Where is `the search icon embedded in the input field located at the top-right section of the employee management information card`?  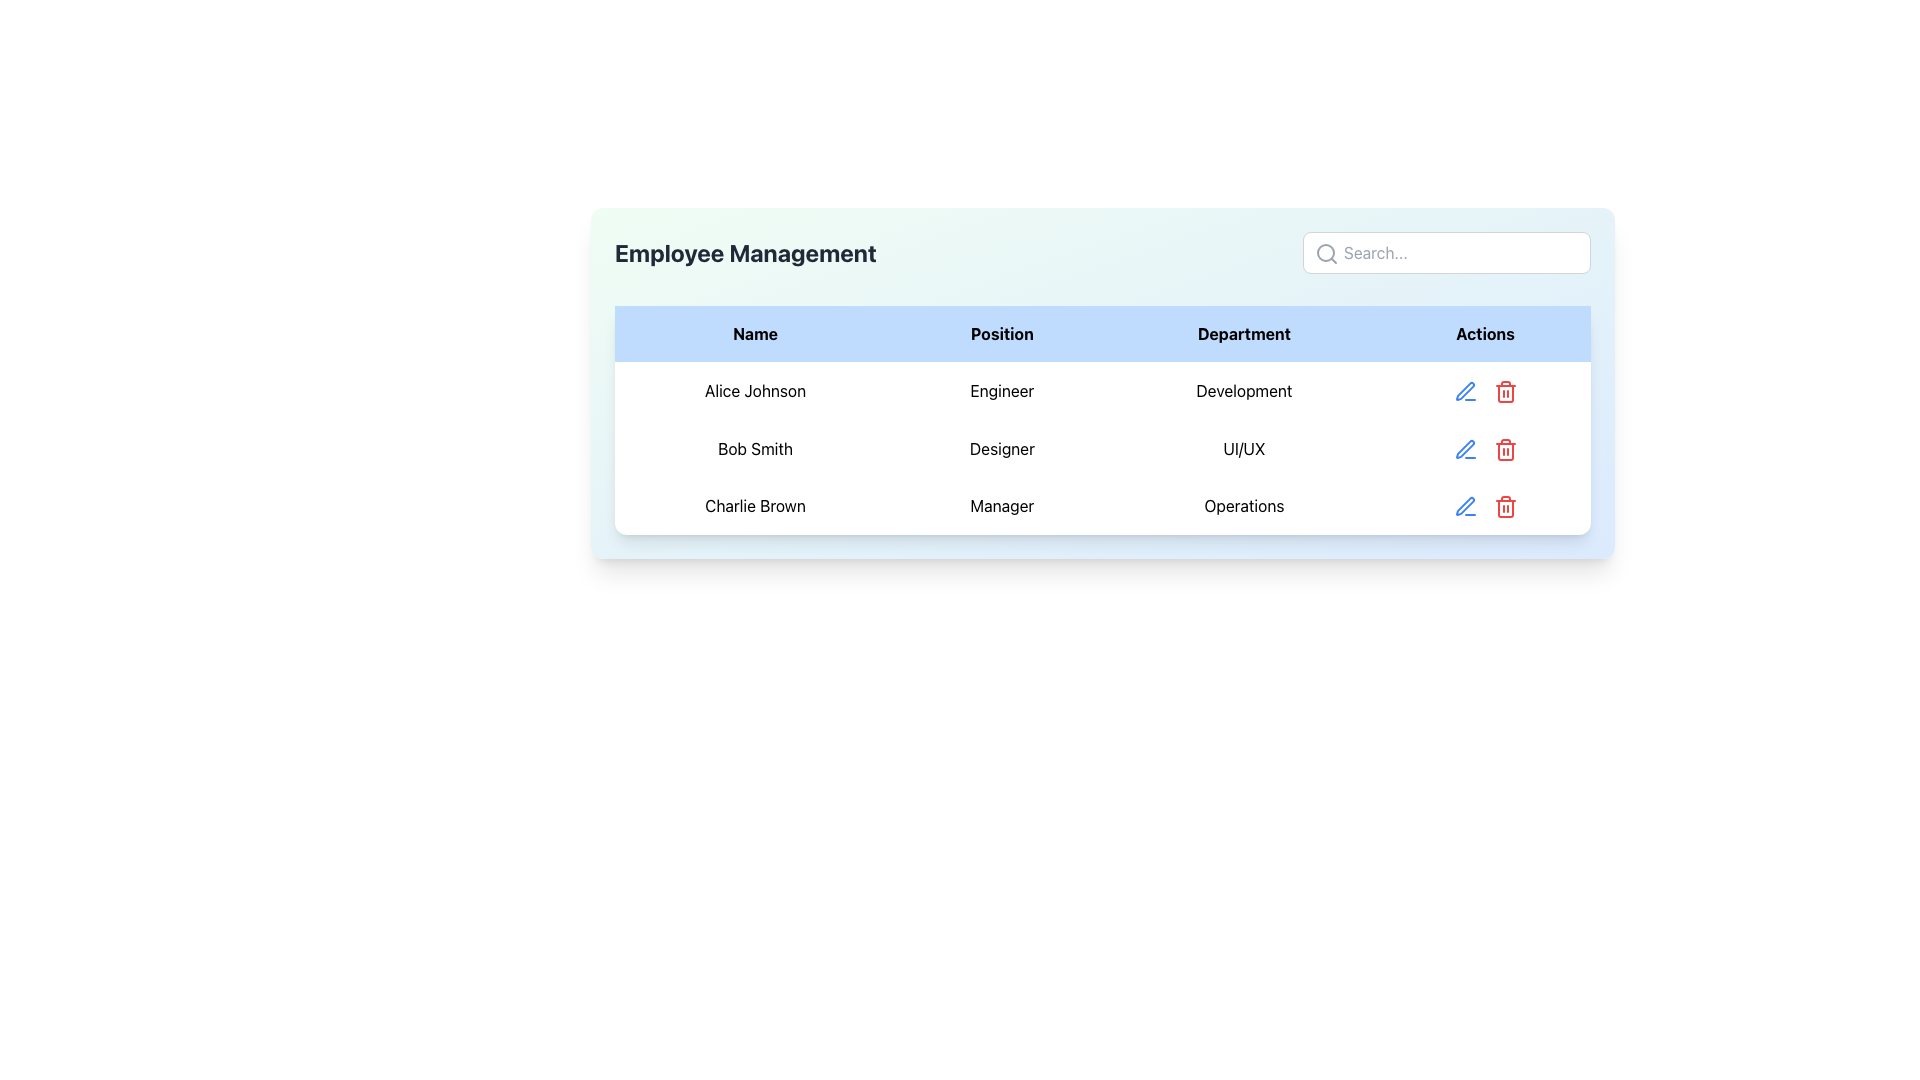
the search icon embedded in the input field located at the top-right section of the employee management information card is located at coordinates (1326, 253).